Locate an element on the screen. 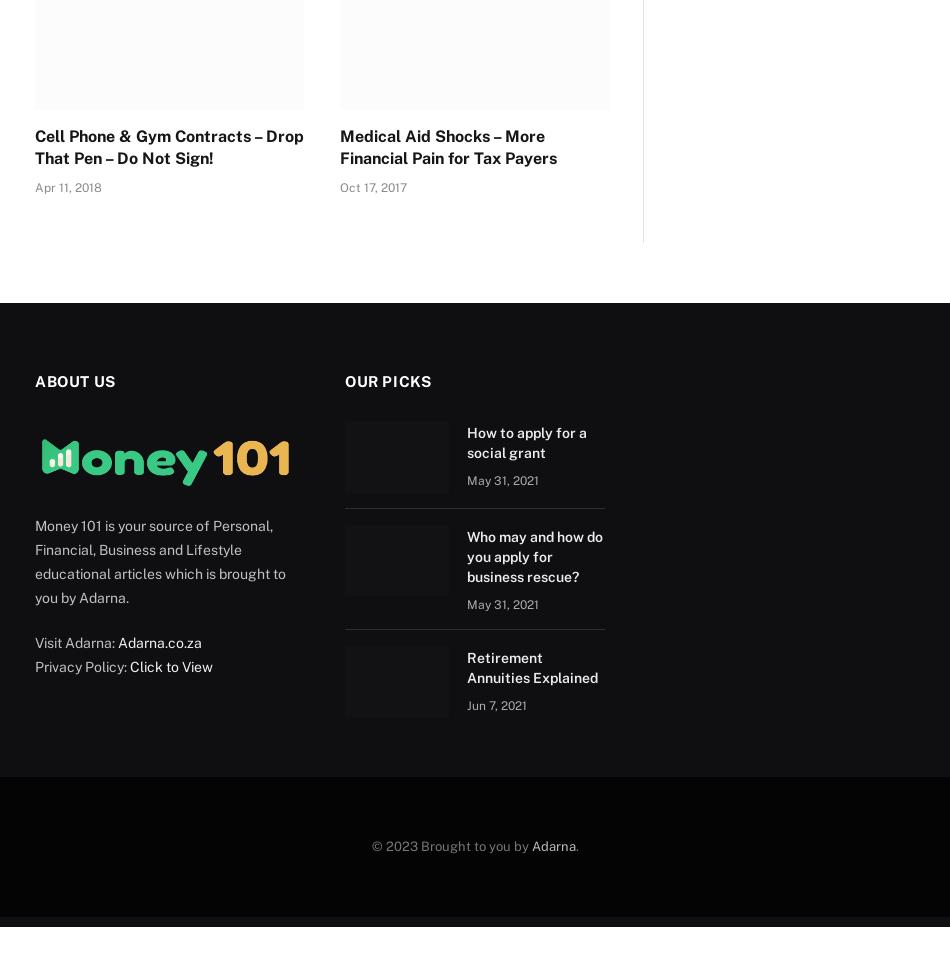  'How to apply for a social grant' is located at coordinates (464, 442).